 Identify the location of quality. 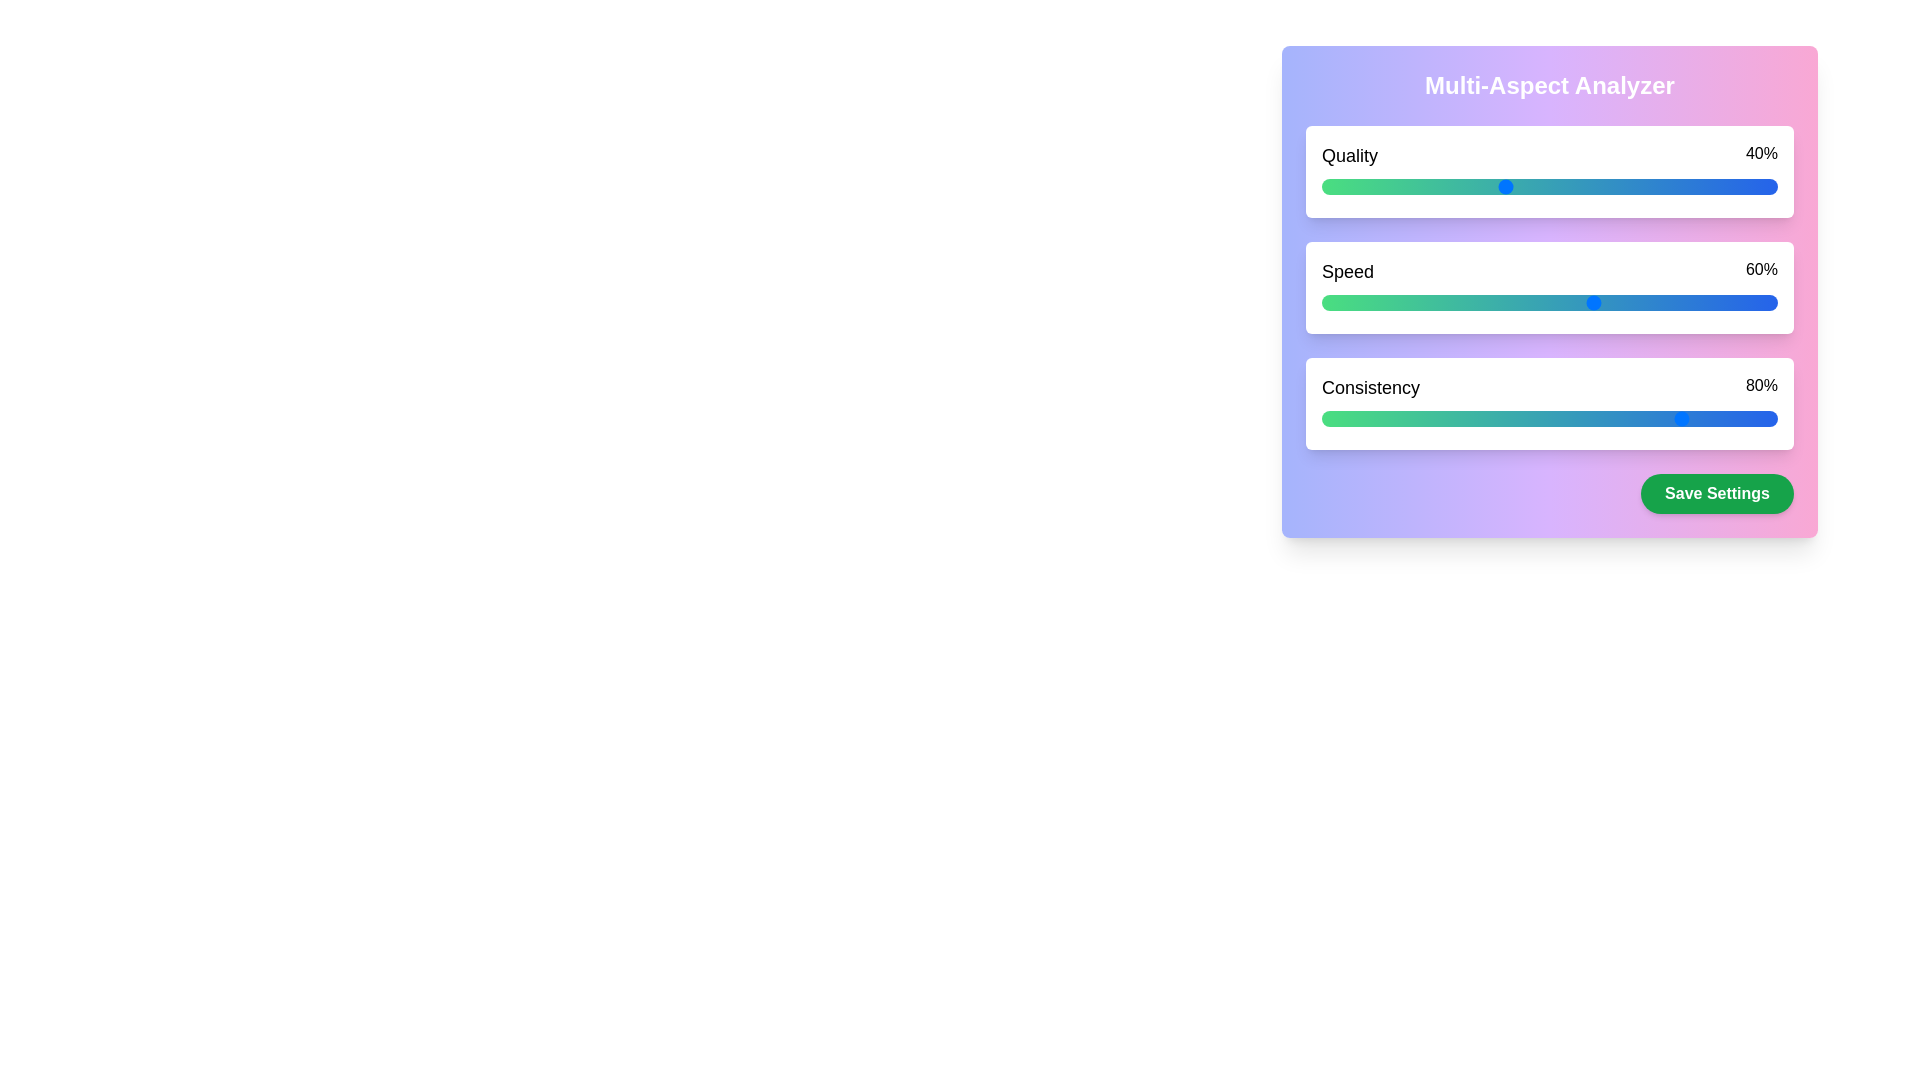
(1618, 186).